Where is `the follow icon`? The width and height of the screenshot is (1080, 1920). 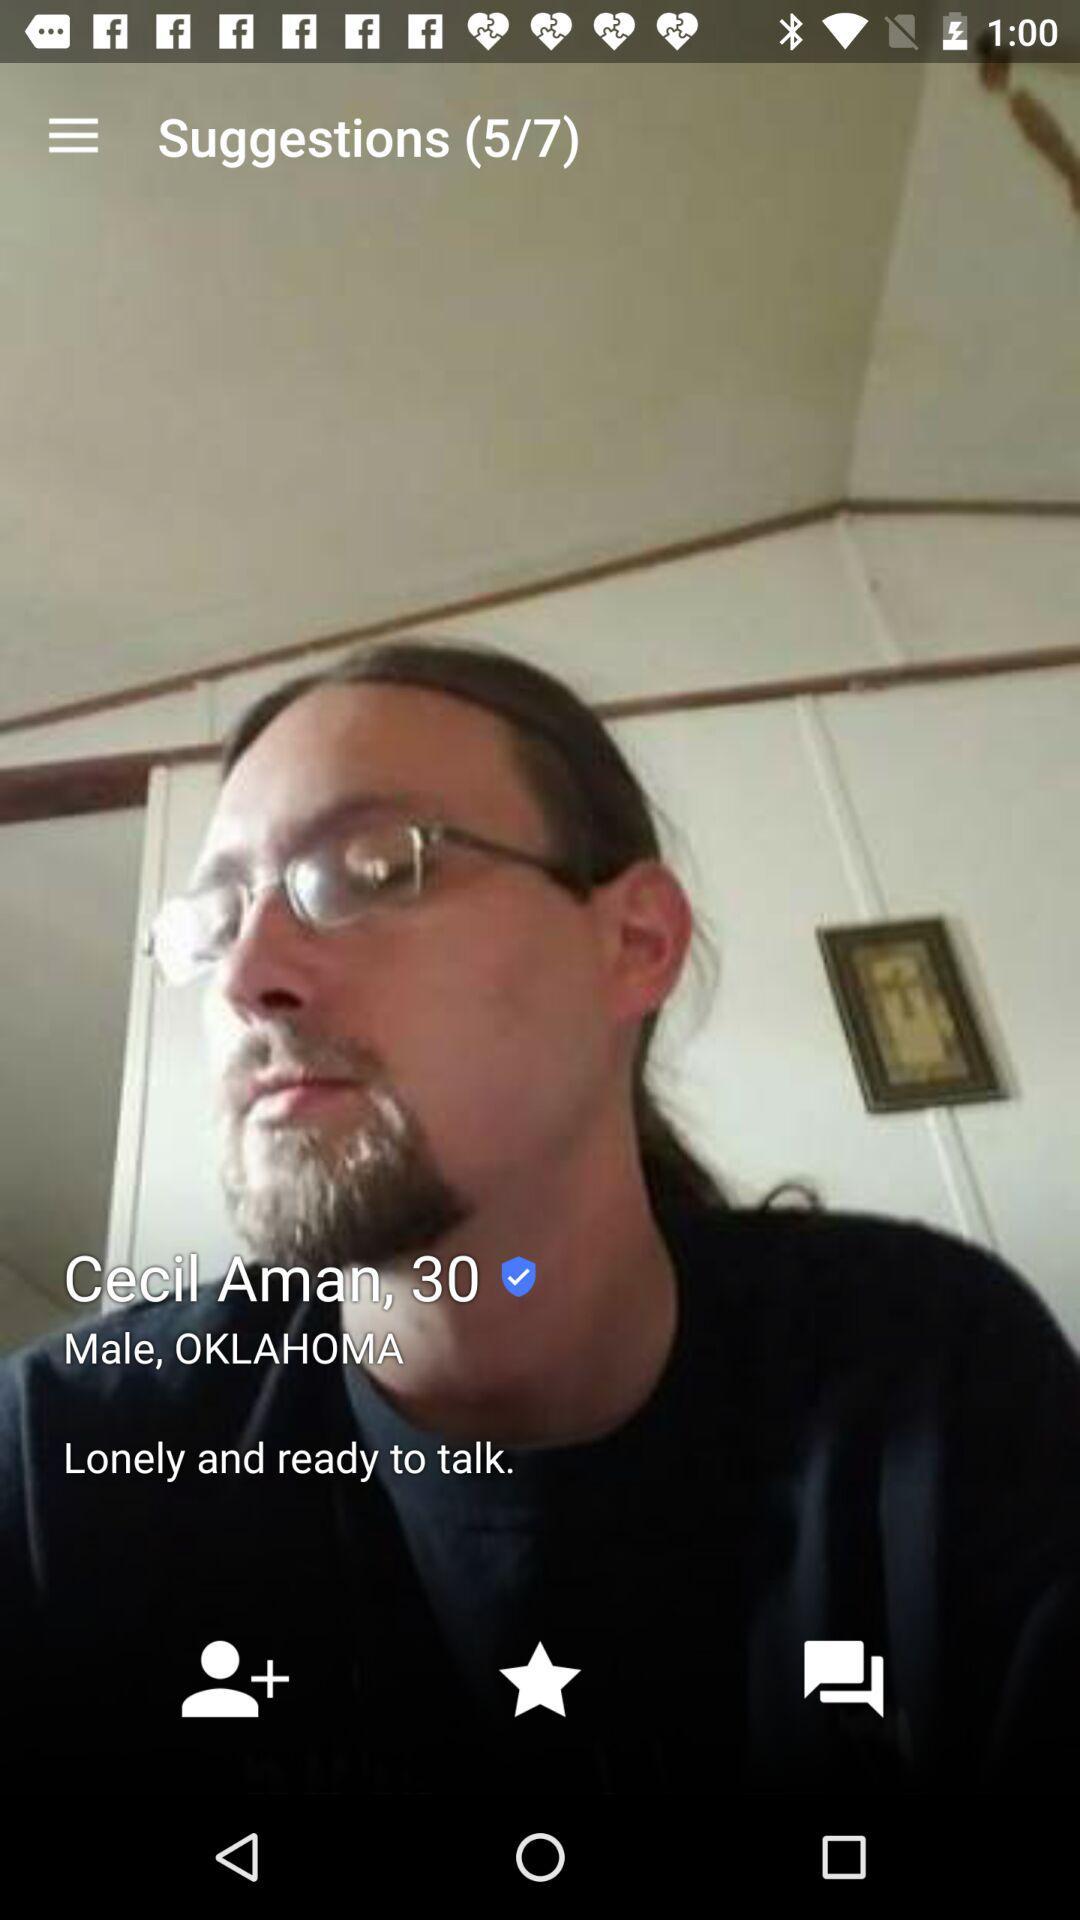 the follow icon is located at coordinates (234, 1678).